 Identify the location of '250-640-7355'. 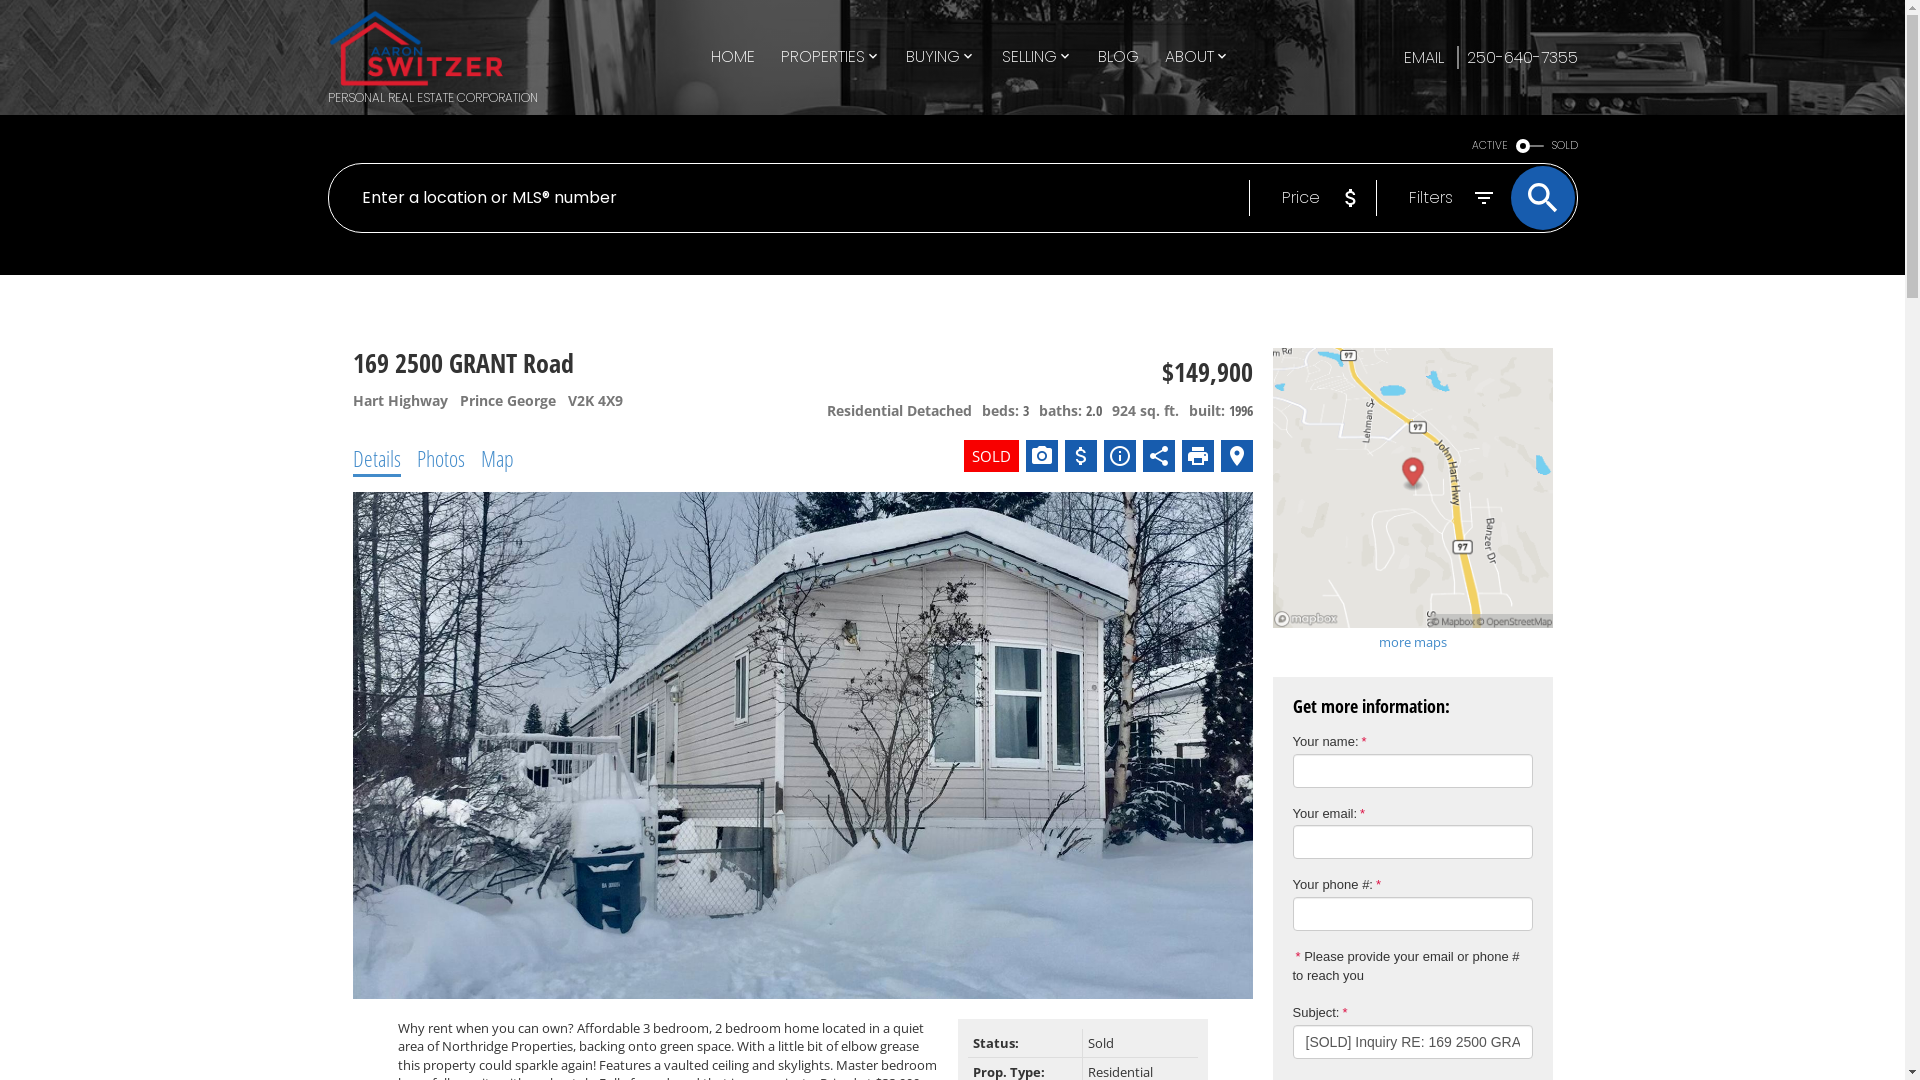
(1516, 56).